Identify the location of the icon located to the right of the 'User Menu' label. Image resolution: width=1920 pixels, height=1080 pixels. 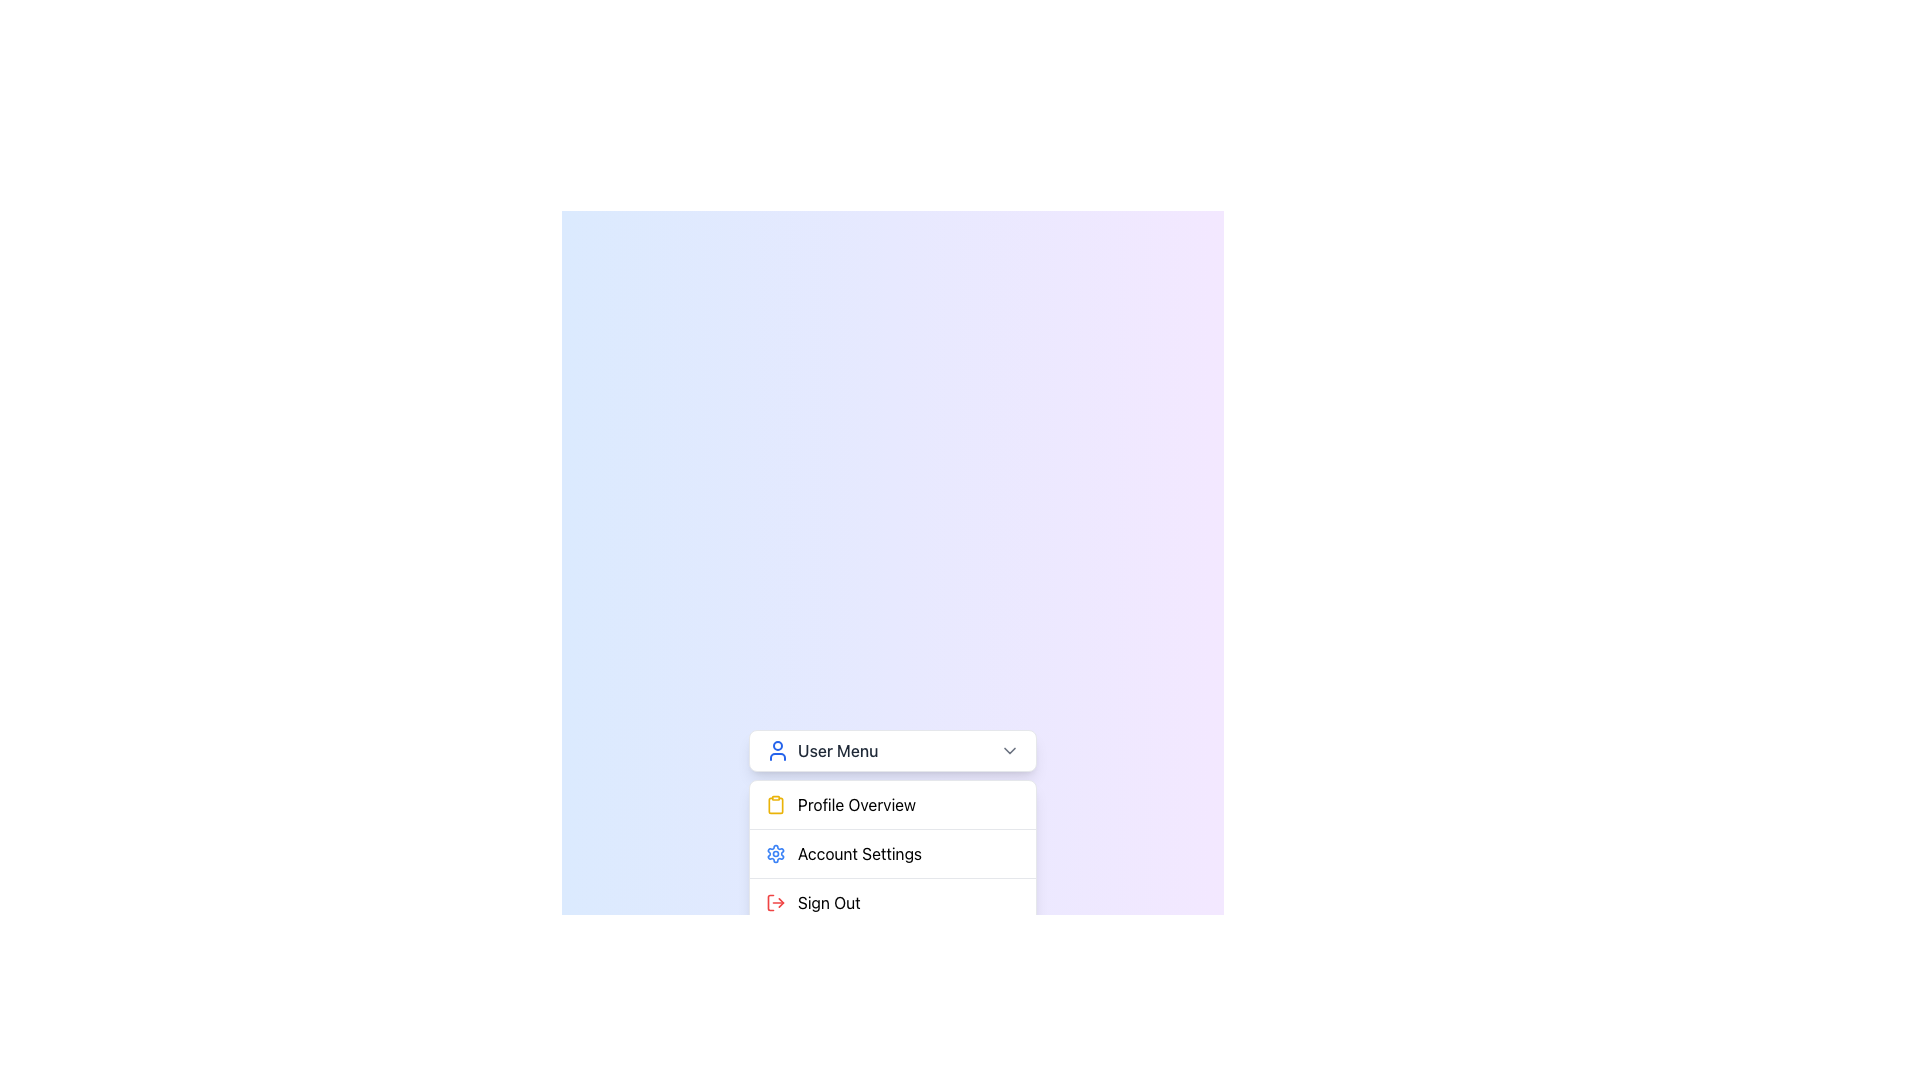
(1009, 751).